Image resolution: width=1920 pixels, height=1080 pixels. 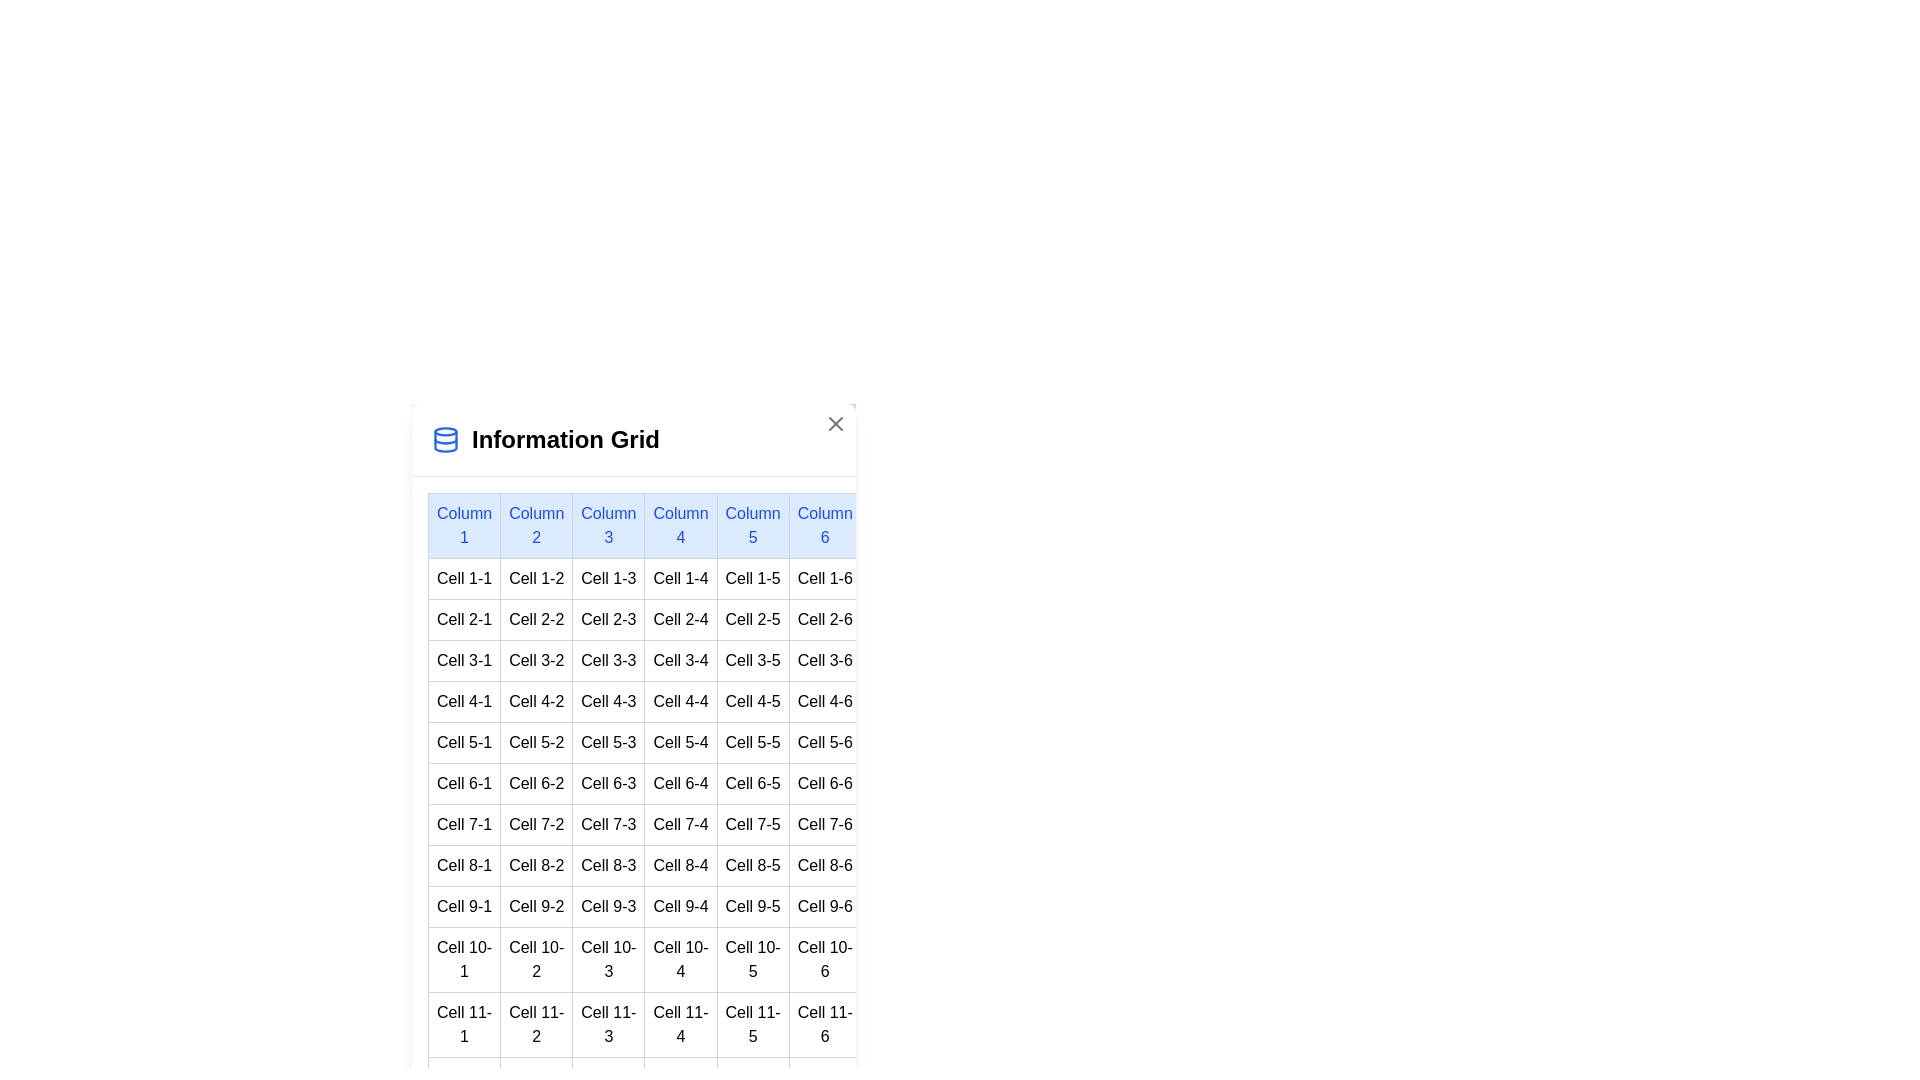 I want to click on the header of the table to focus on it and read its content, so click(x=716, y=524).